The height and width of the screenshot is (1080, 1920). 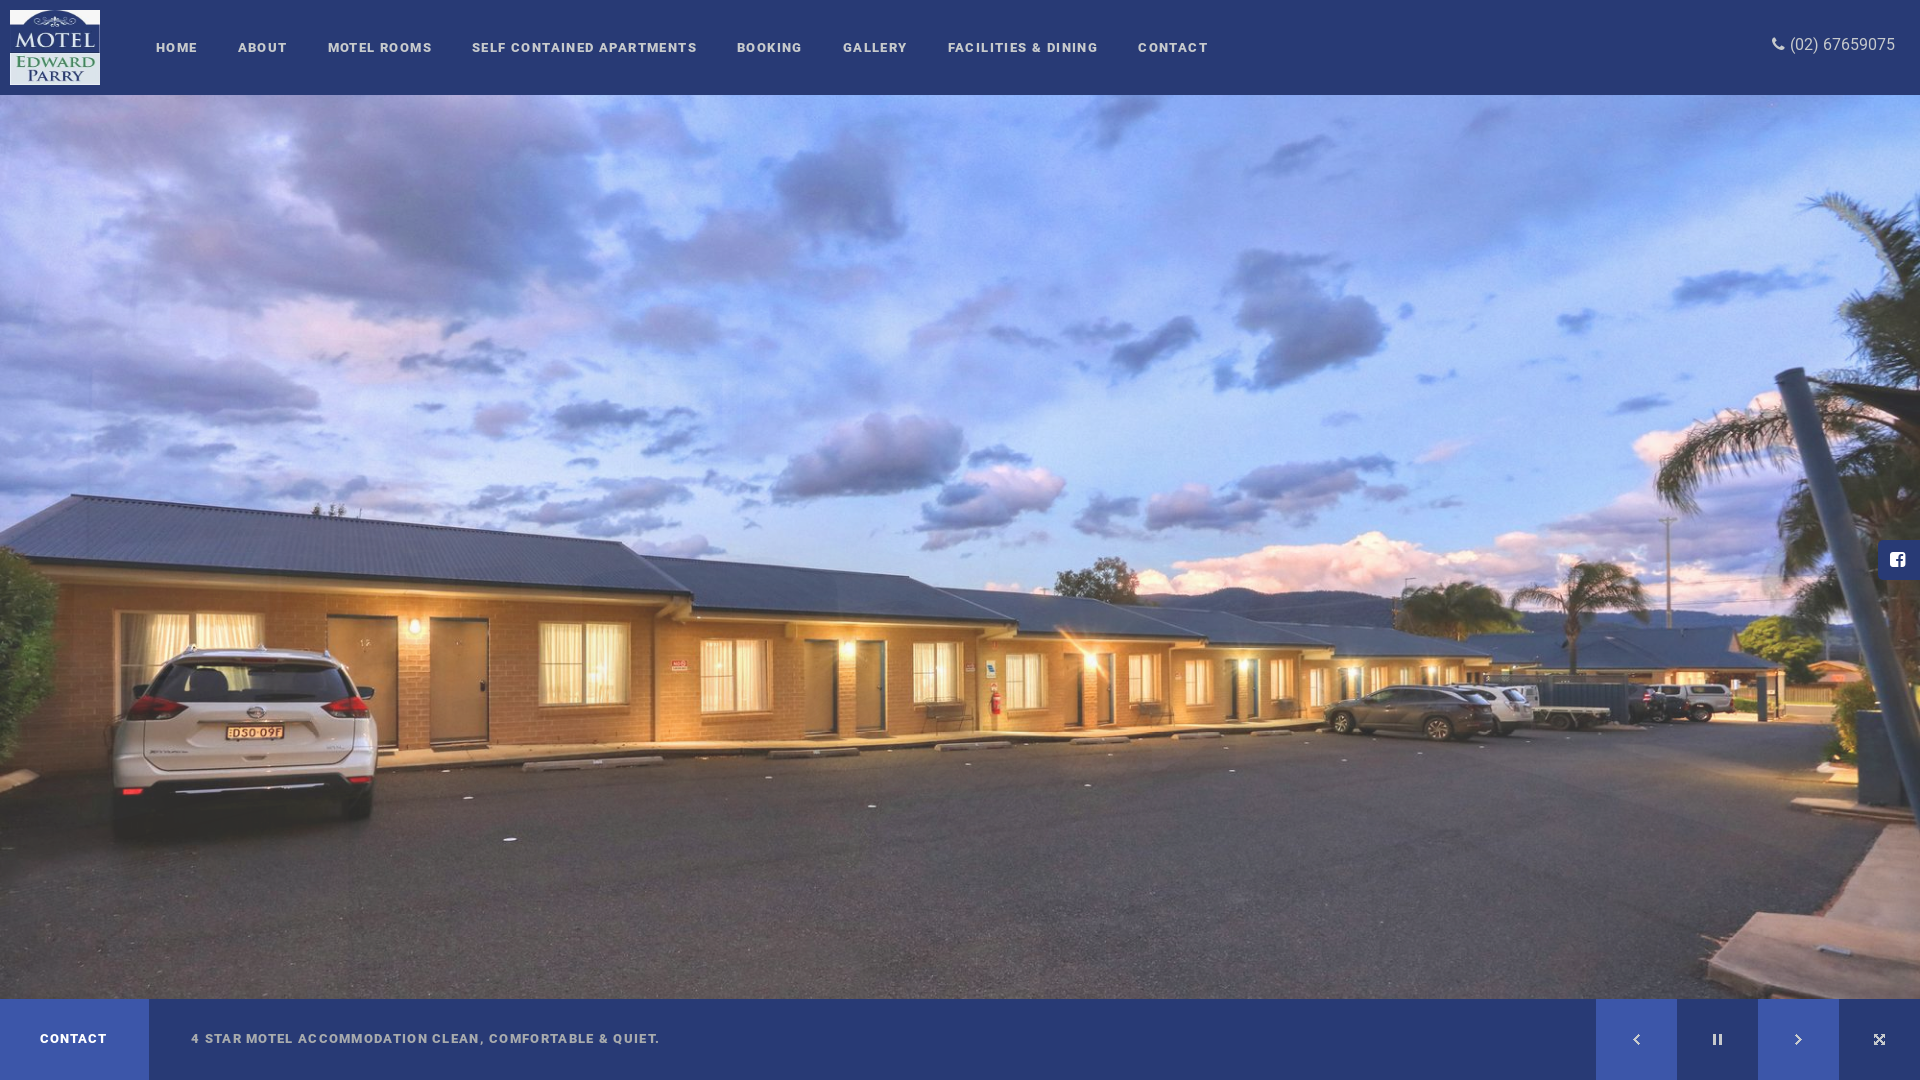 I want to click on '(02) 67659075', so click(x=1839, y=44).